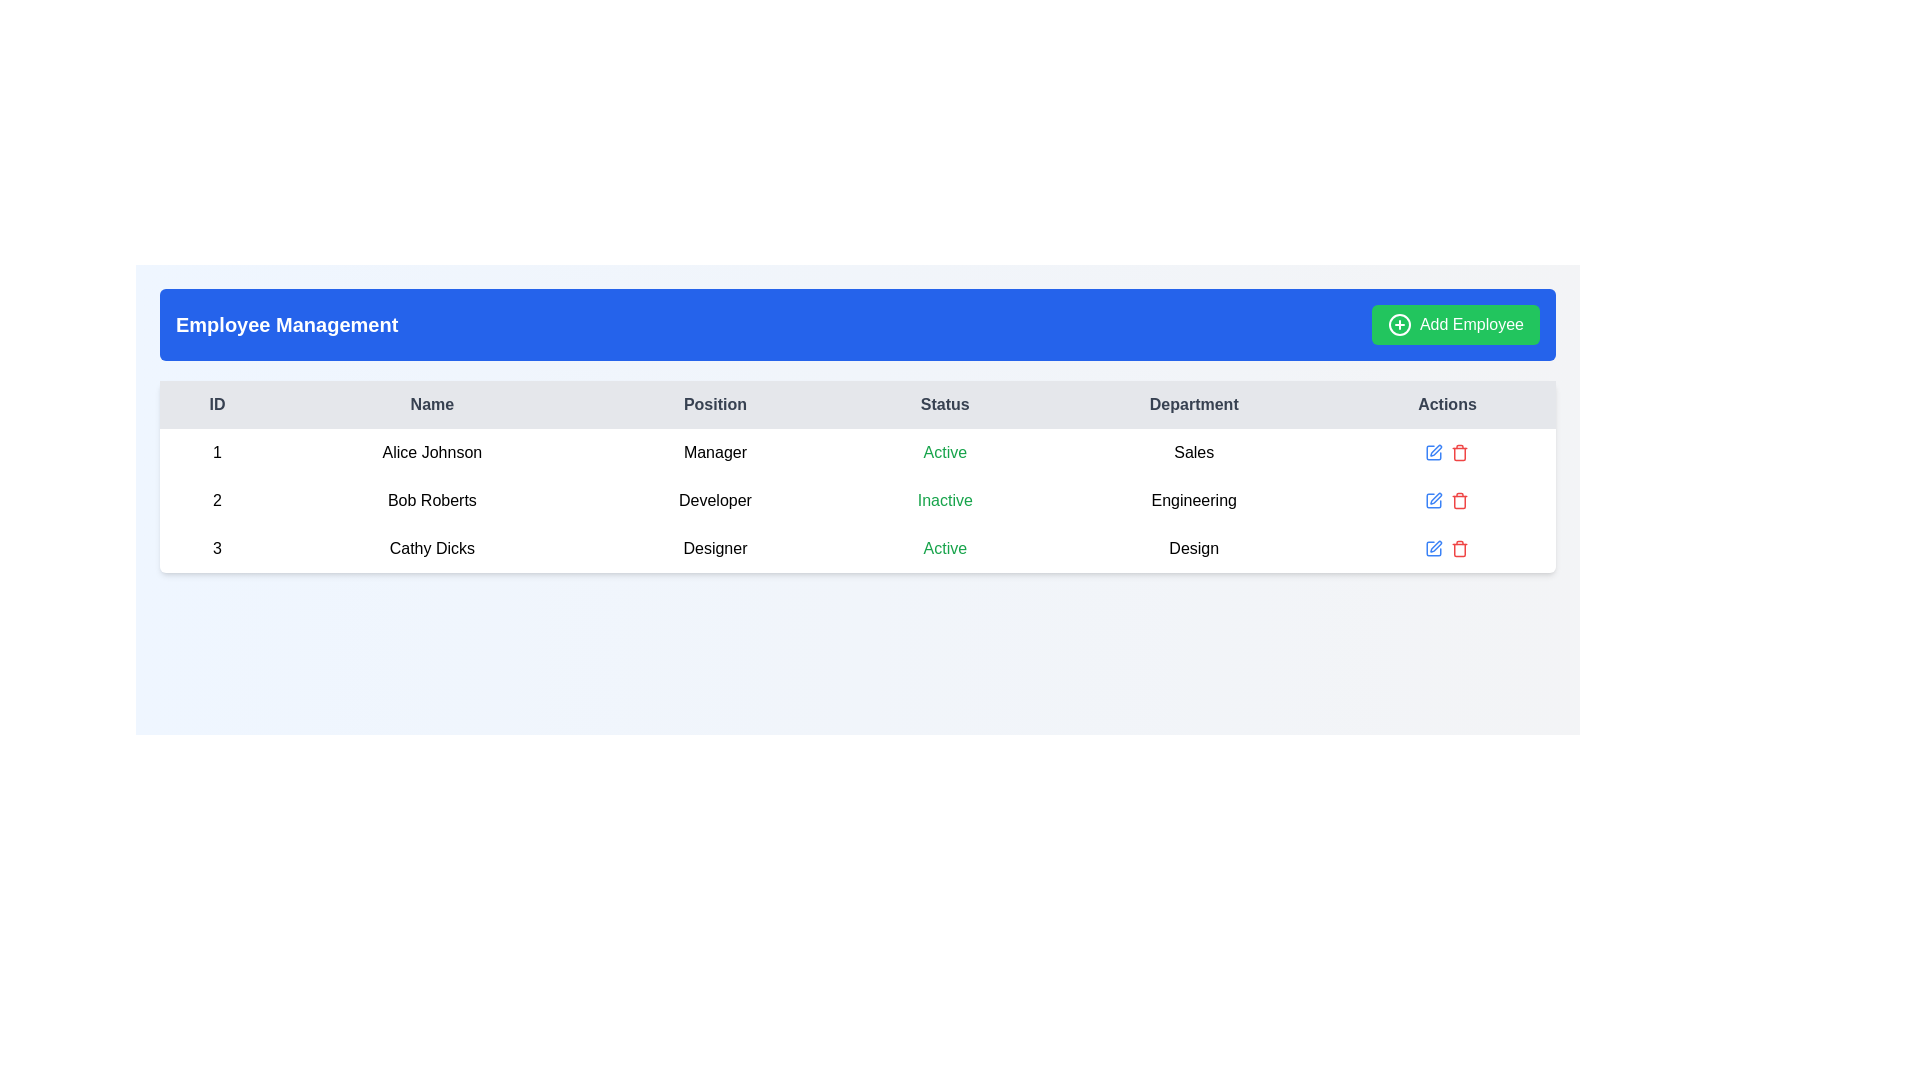 The height and width of the screenshot is (1080, 1920). Describe the element at coordinates (431, 548) in the screenshot. I see `the Text label displaying the employee's name in the third row of the employee management table, located under the 'Name' column` at that location.